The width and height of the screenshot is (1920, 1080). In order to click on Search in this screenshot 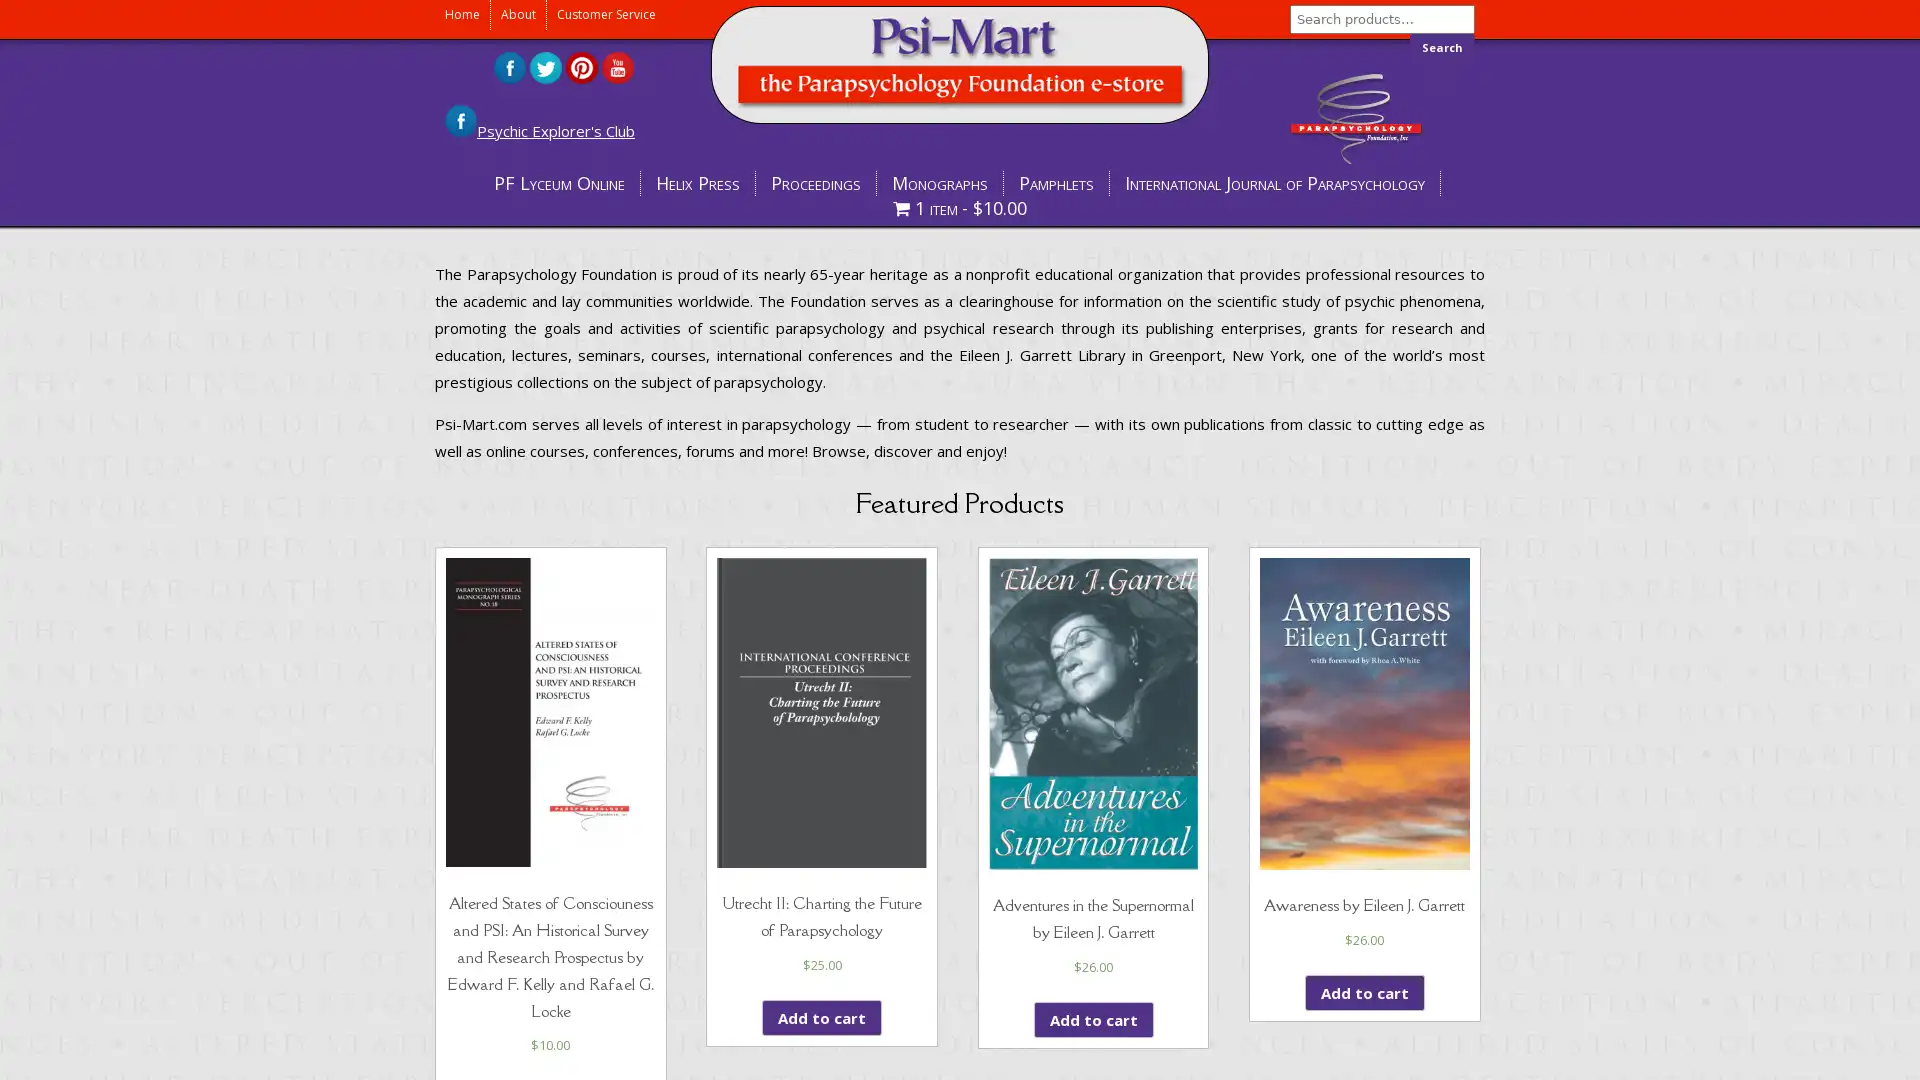, I will do `click(1442, 46)`.